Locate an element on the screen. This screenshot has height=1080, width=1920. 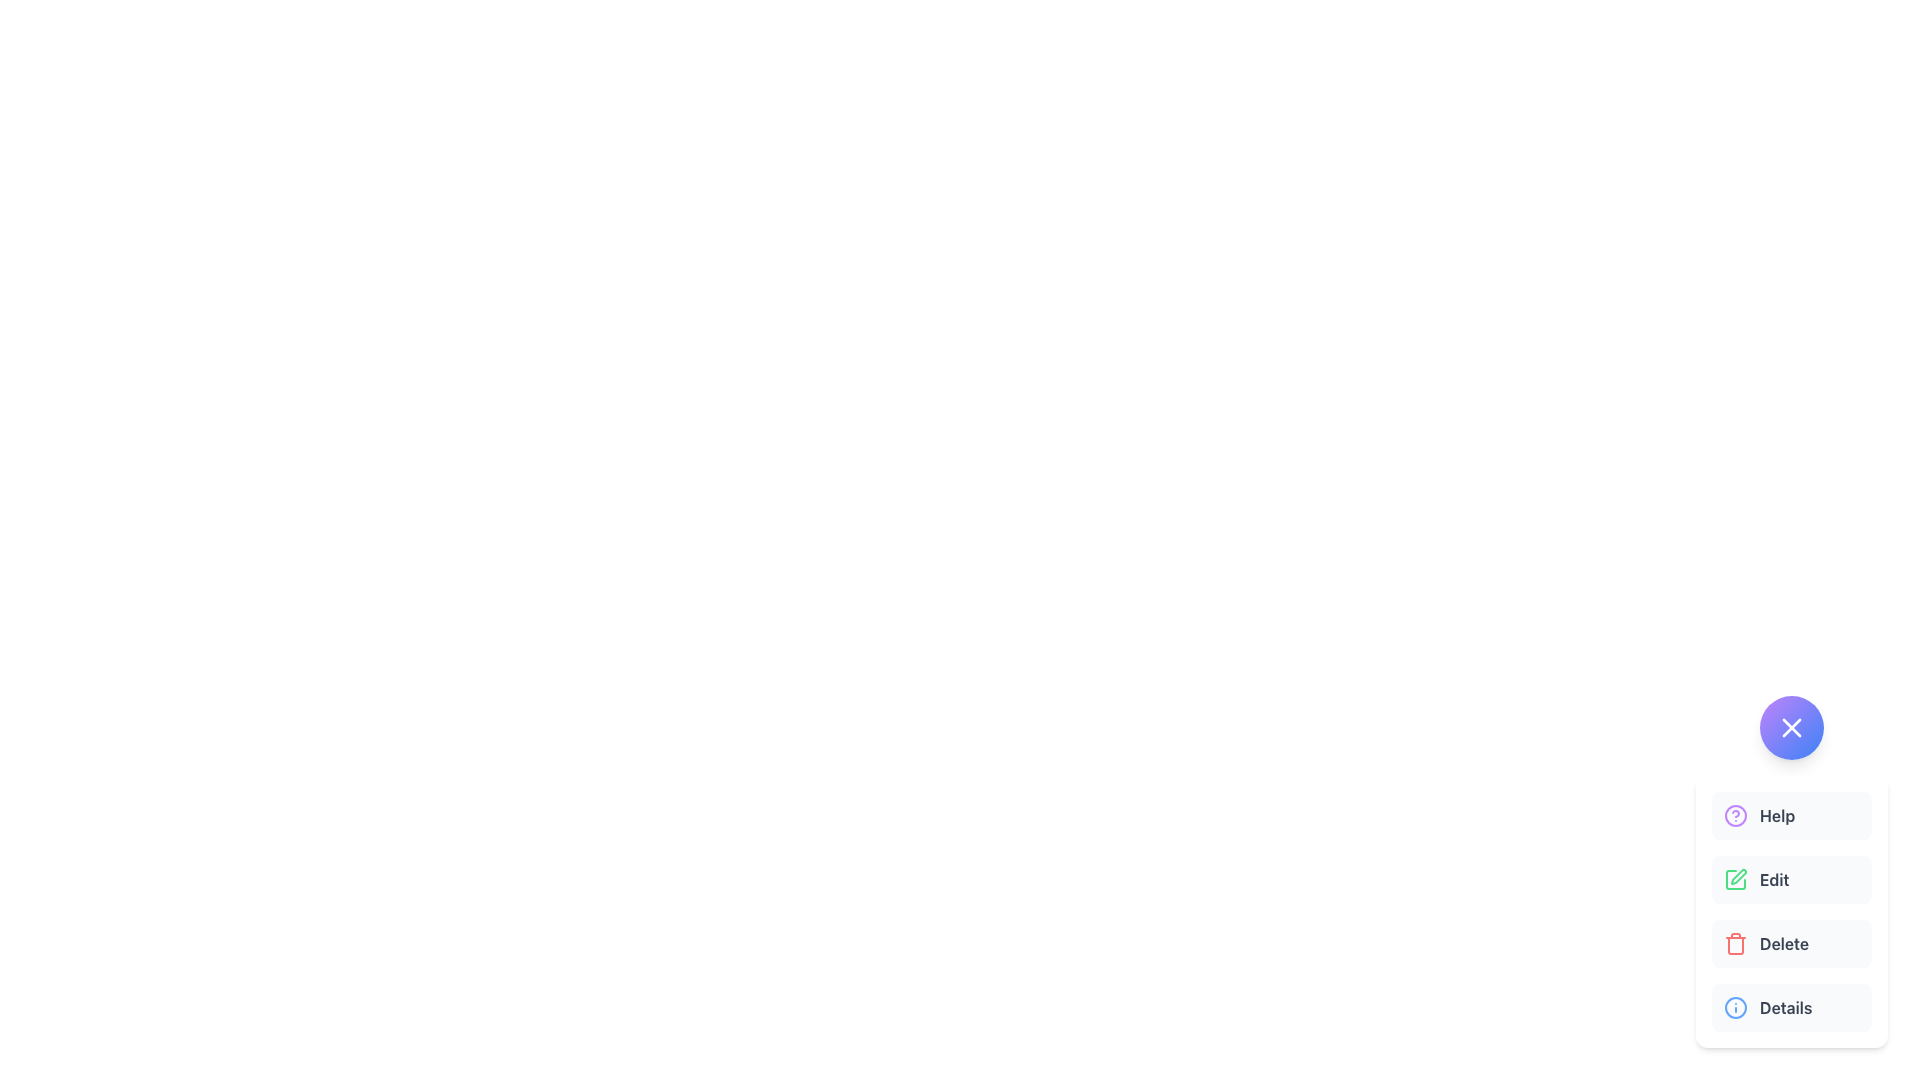
the close icon, which is a thin line forming a tilted cross, located near the center of a circular button above the options menu in the bottom-right corner of the interface is located at coordinates (1791, 728).